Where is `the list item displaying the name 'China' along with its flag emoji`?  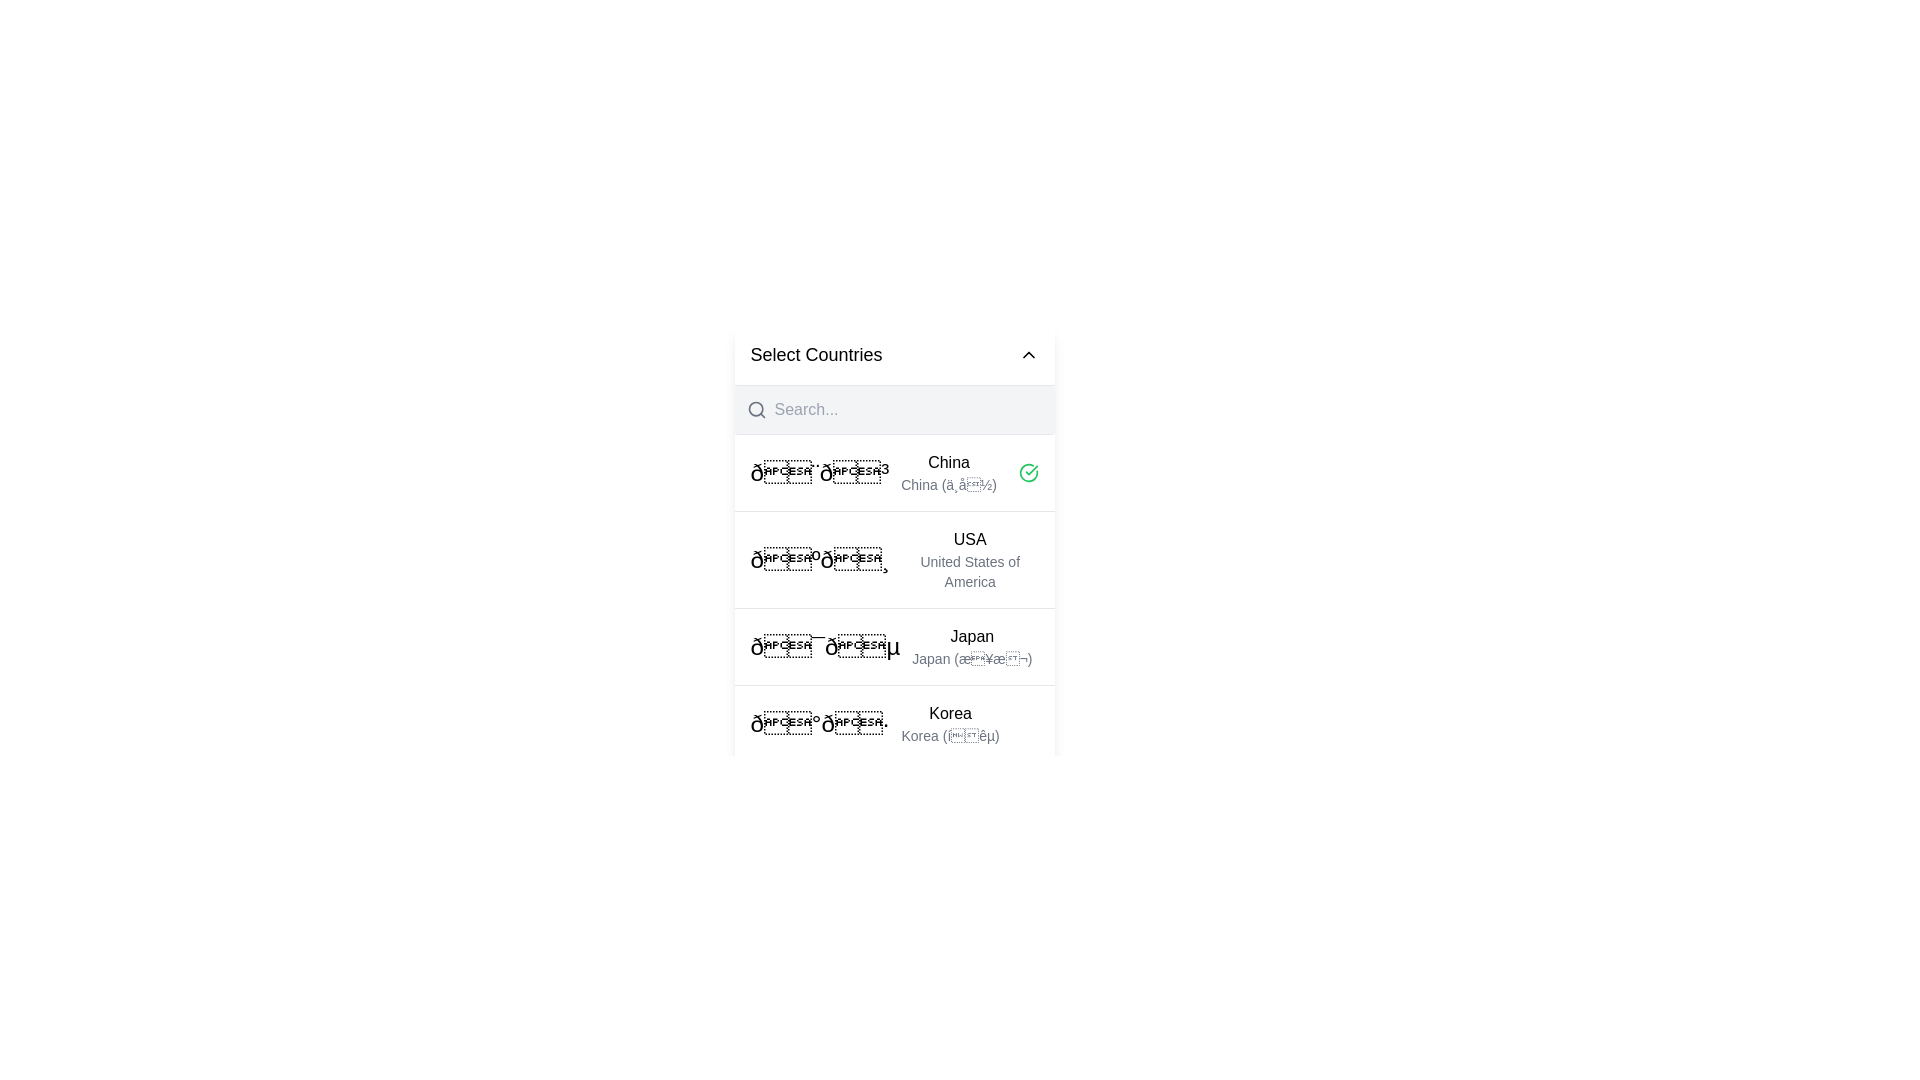
the list item displaying the name 'China' along with its flag emoji is located at coordinates (893, 473).